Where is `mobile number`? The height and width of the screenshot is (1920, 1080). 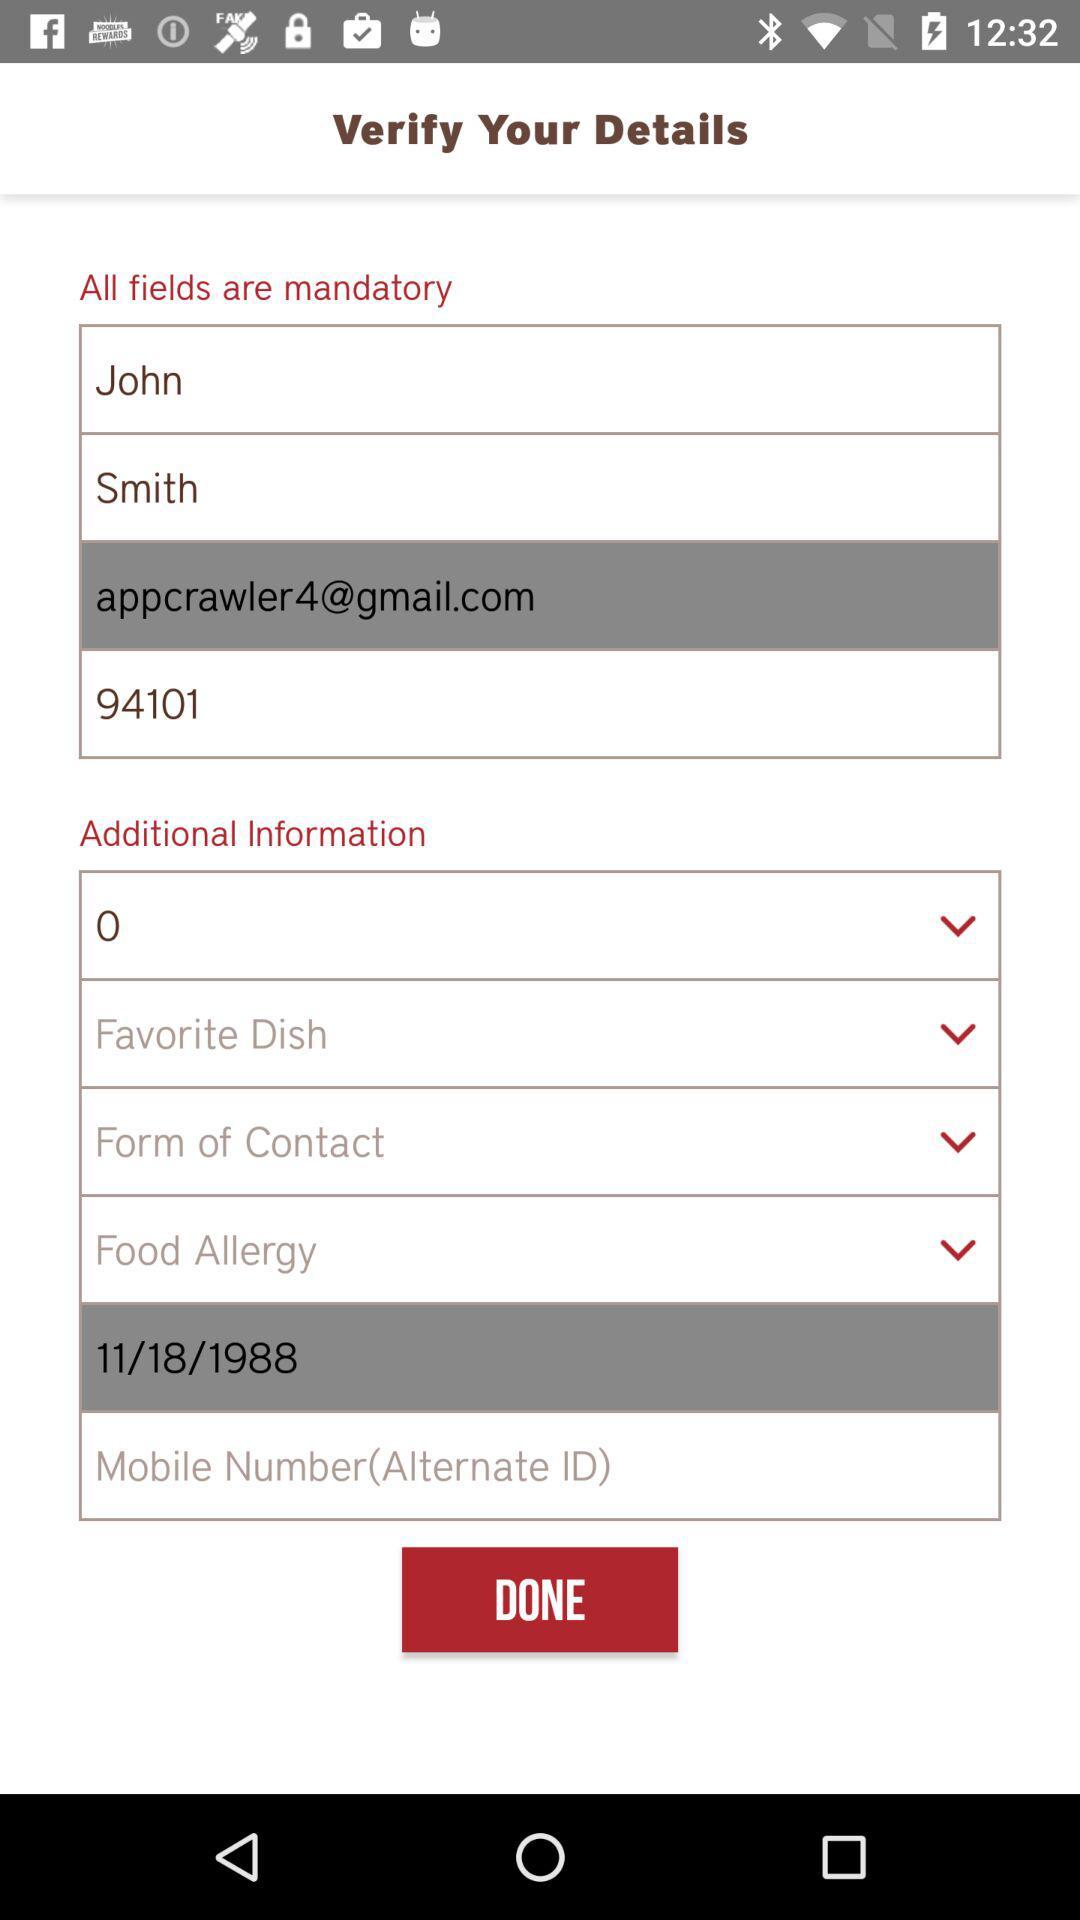 mobile number is located at coordinates (540, 1465).